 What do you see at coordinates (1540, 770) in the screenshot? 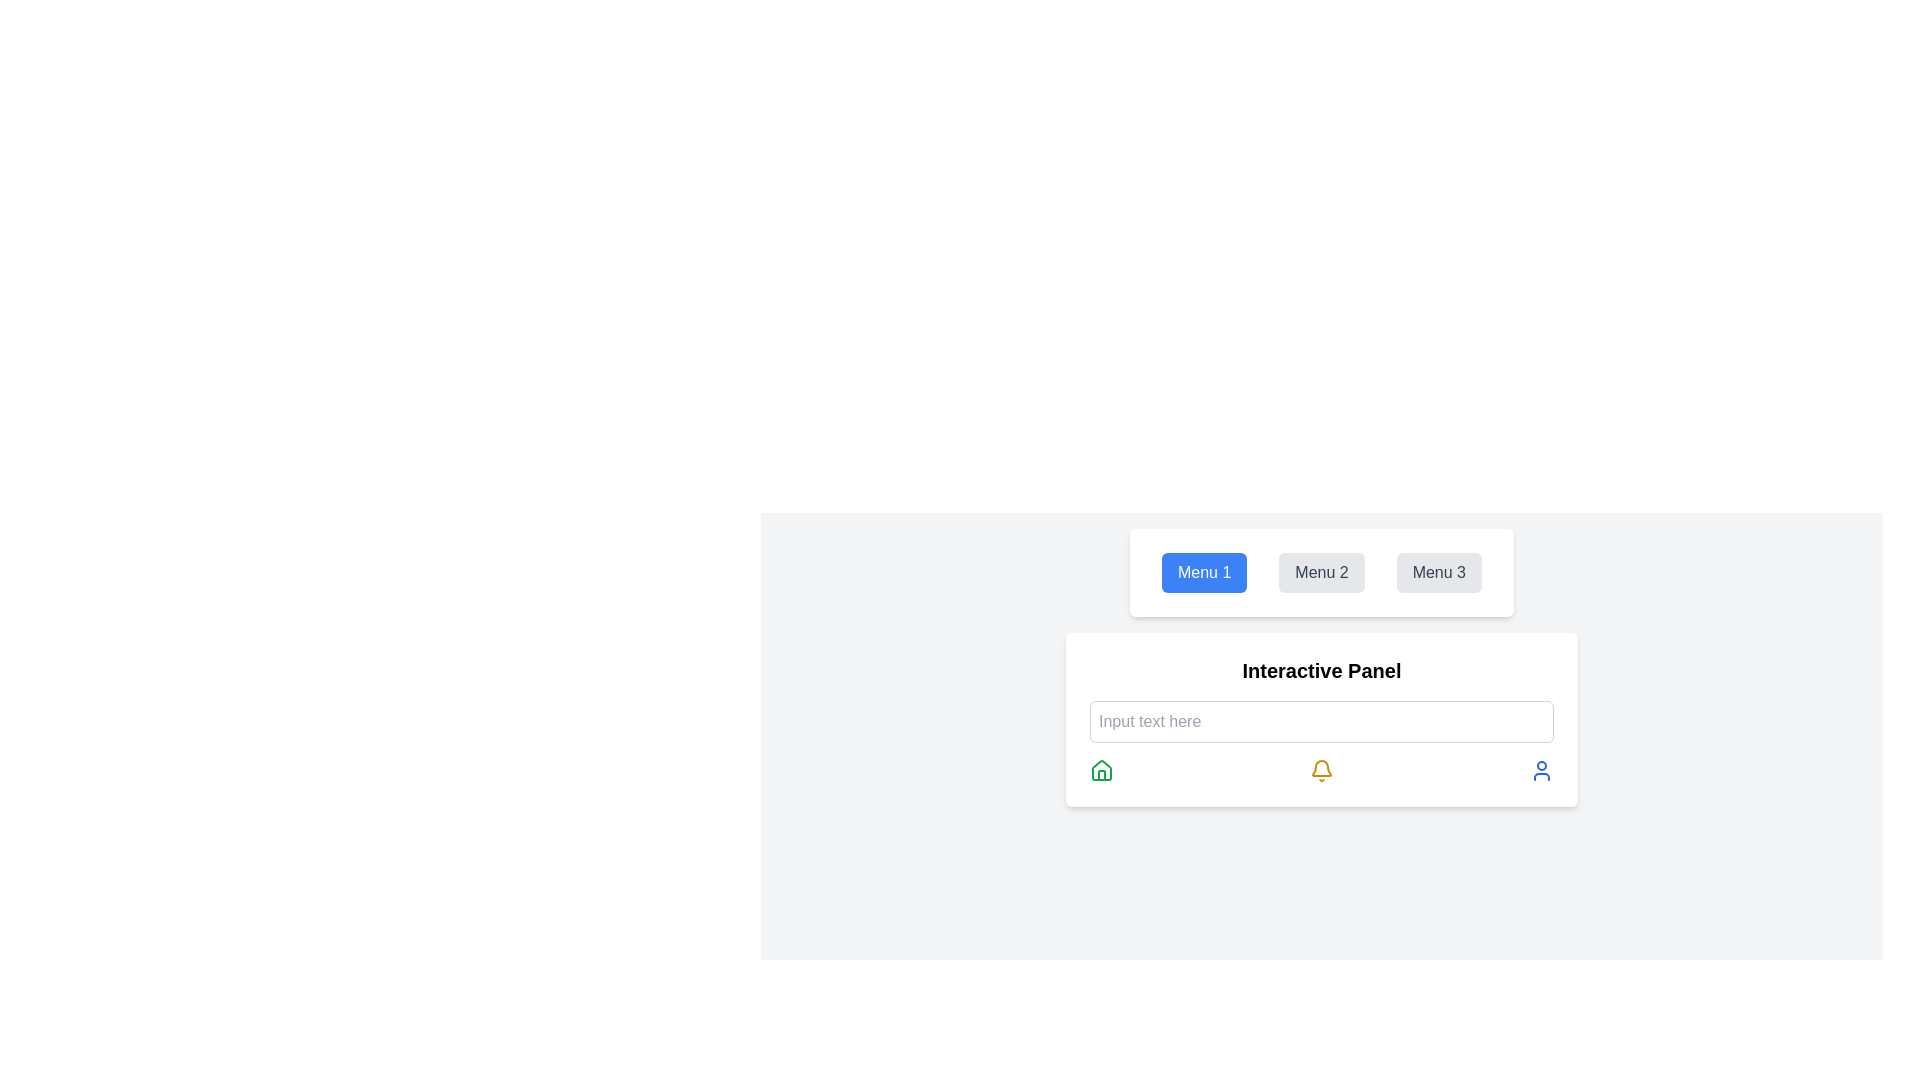
I see `the user profile icon located at the bottom-right of the 'Interactive Panel'` at bounding box center [1540, 770].